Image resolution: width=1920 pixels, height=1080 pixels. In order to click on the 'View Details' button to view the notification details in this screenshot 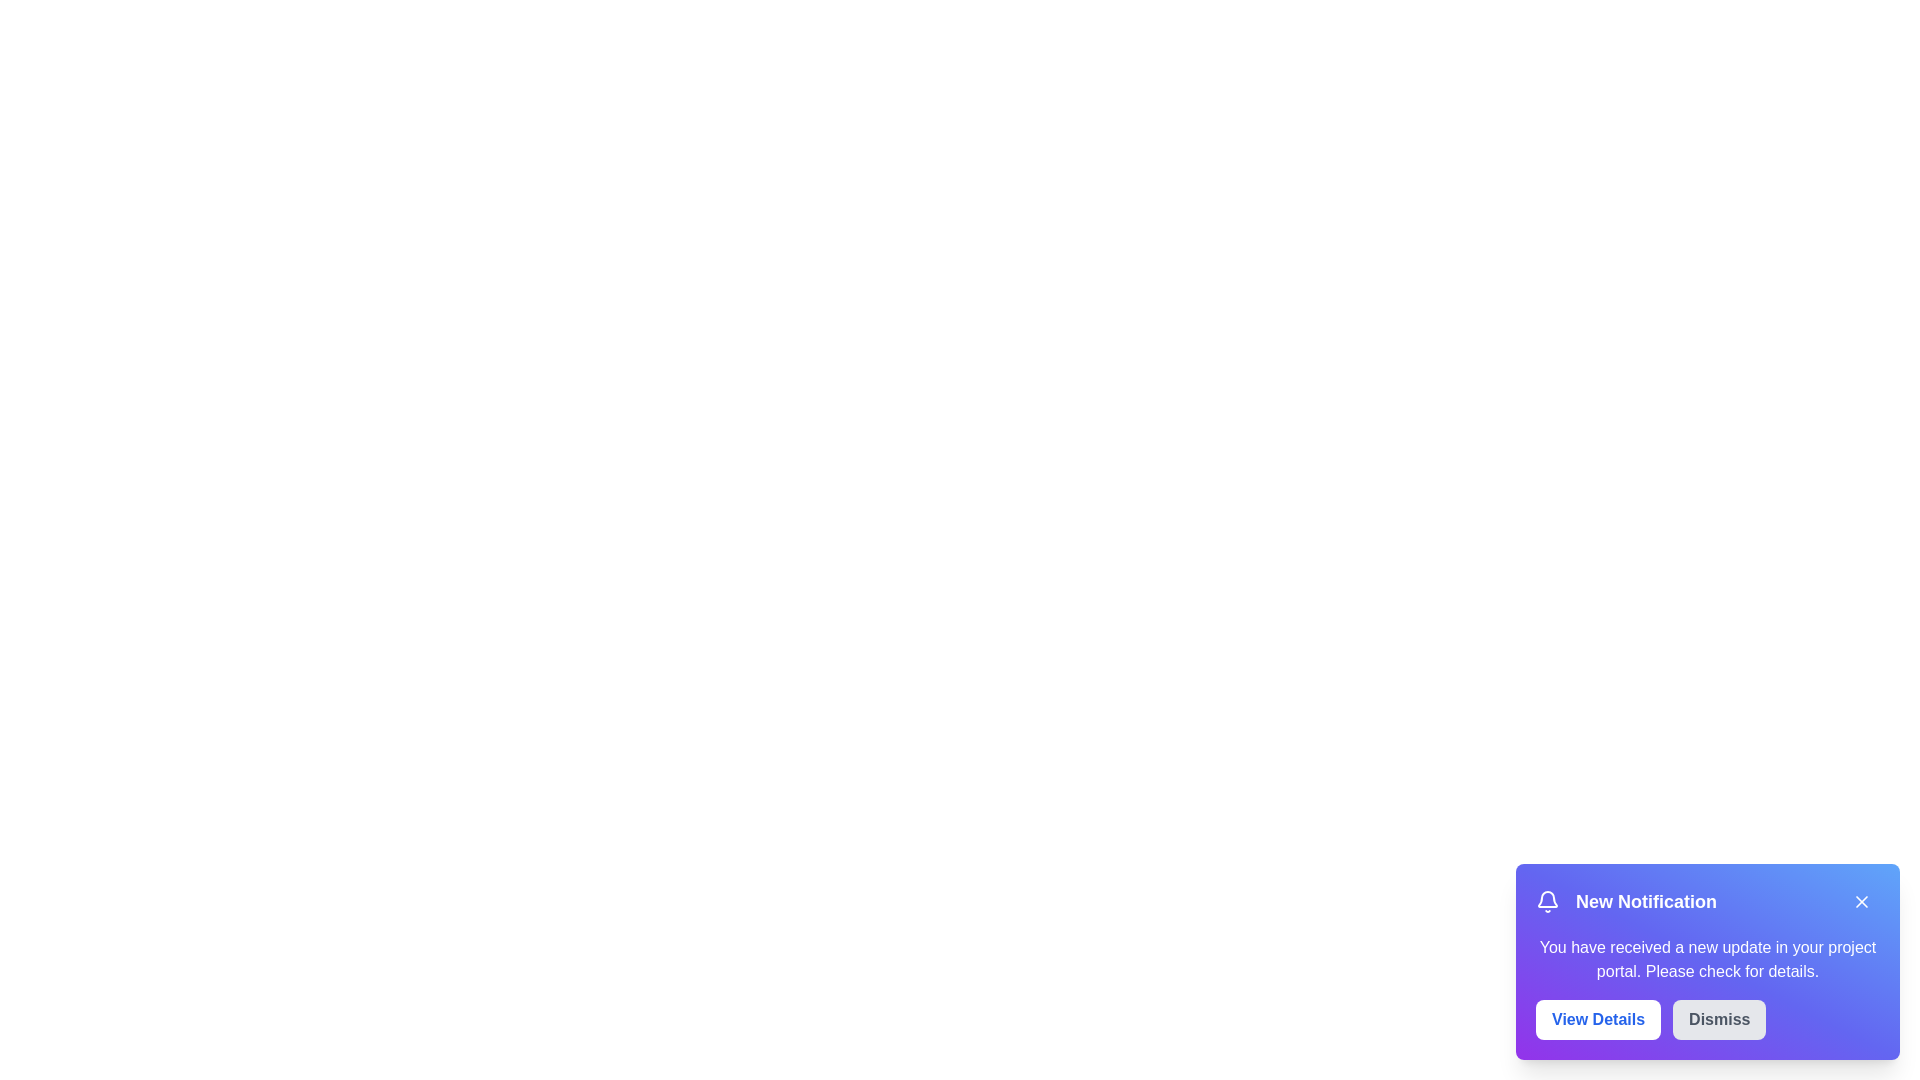, I will do `click(1597, 1019)`.